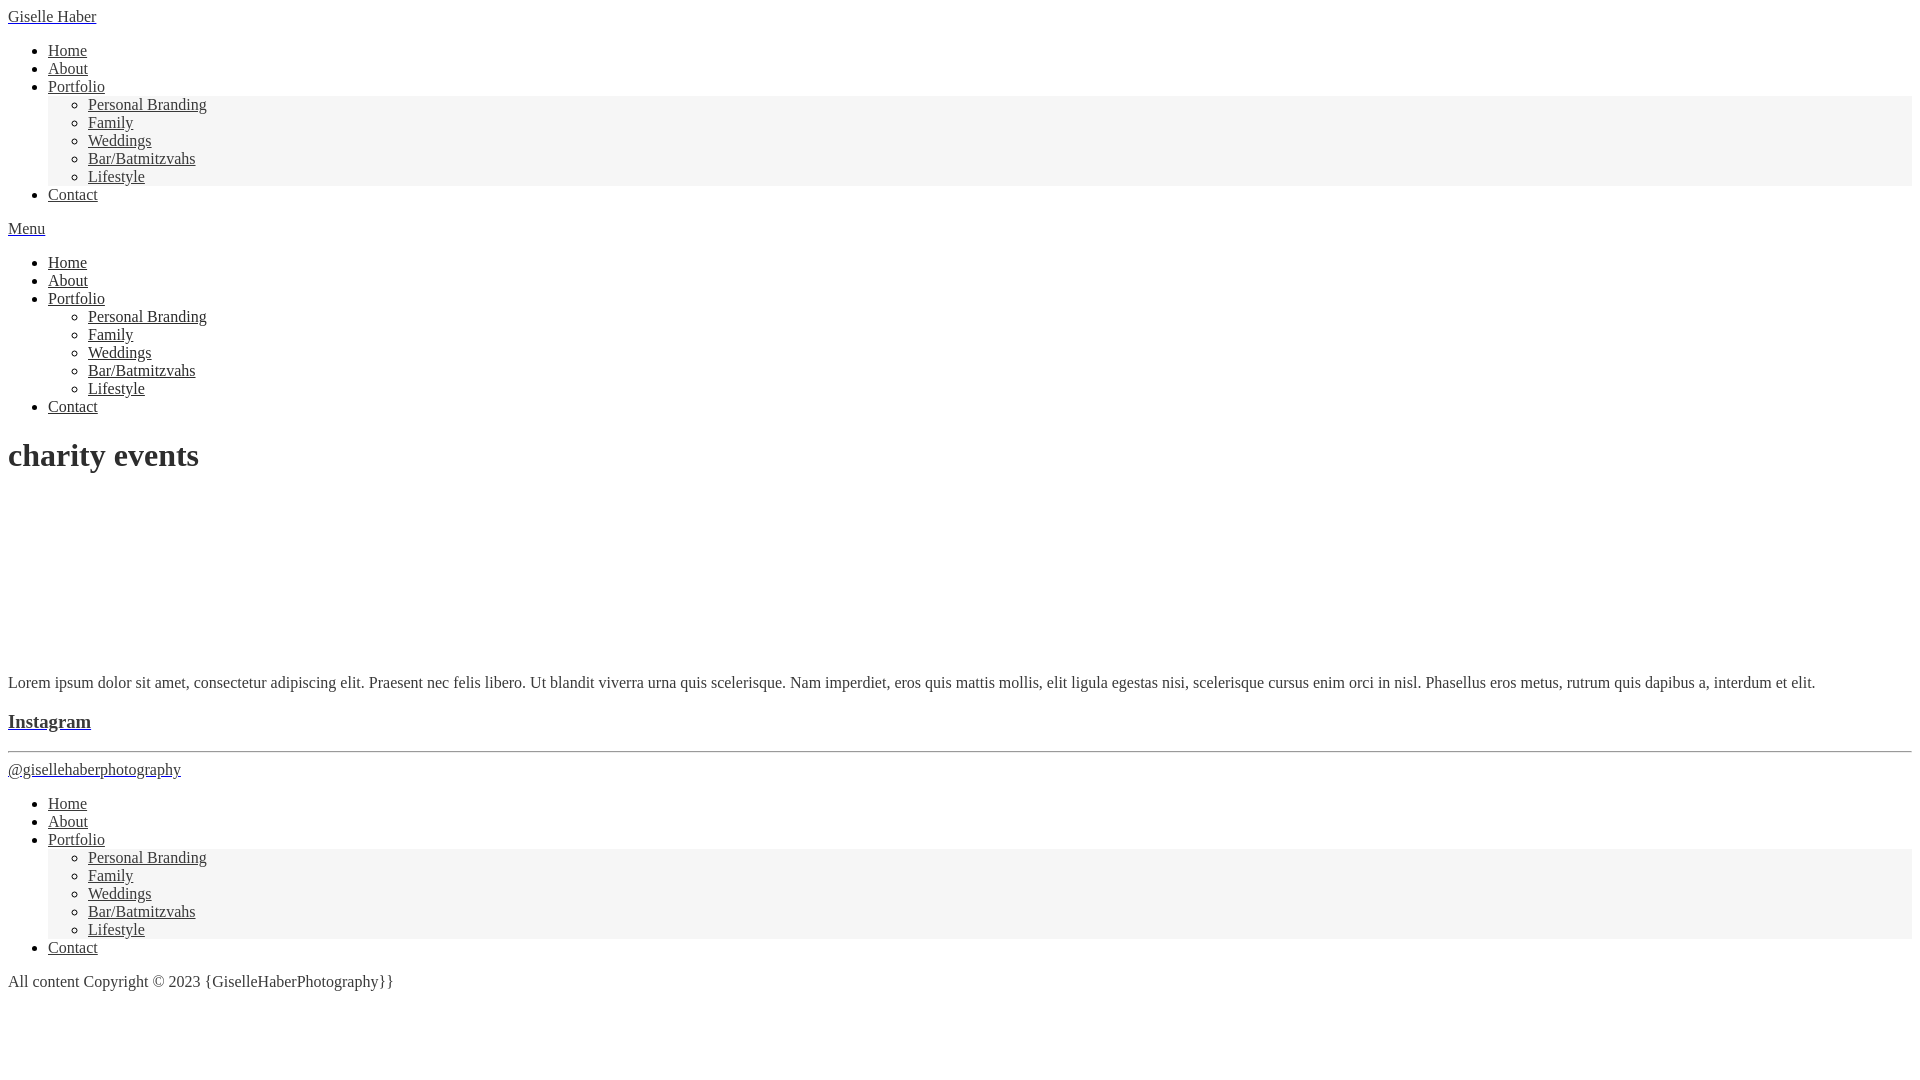  I want to click on 'Contact', so click(72, 946).